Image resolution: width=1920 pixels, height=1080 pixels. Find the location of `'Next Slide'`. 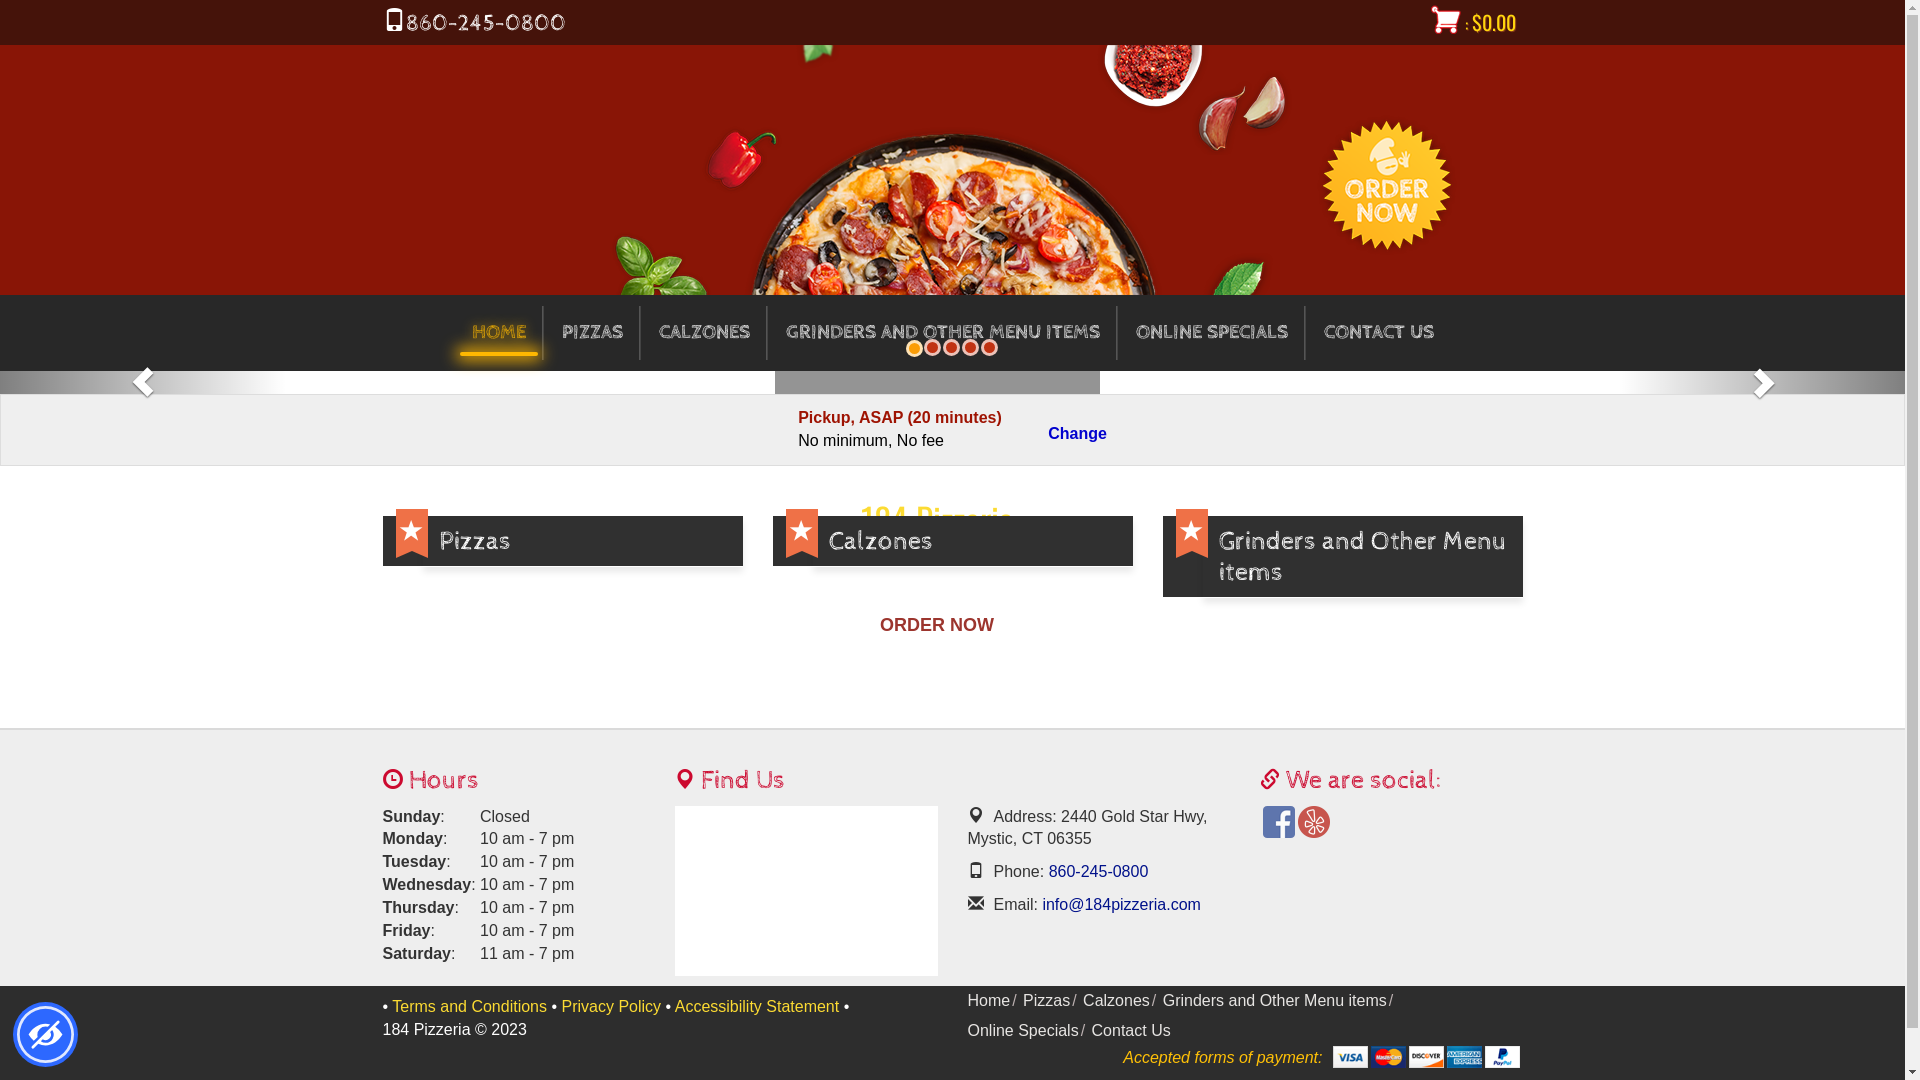

'Next Slide' is located at coordinates (1761, 382).